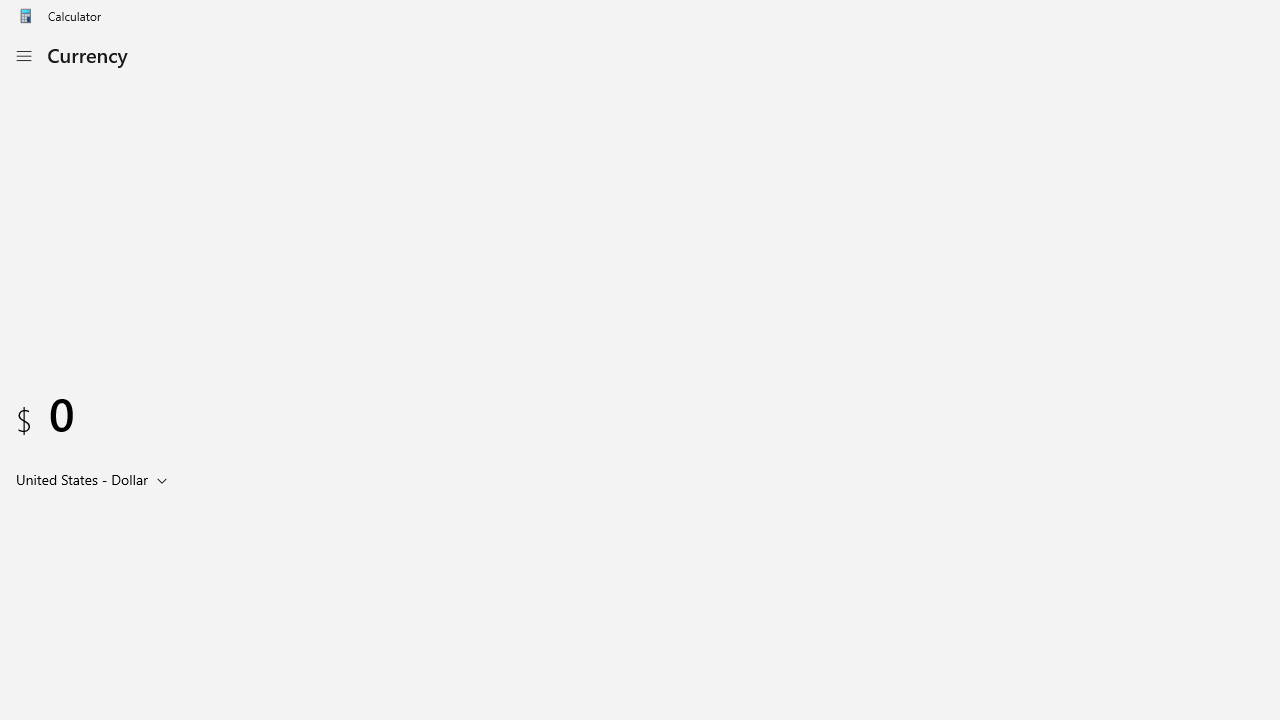 Image resolution: width=1280 pixels, height=720 pixels. Describe the element at coordinates (80, 479) in the screenshot. I see `'United States Dollar'` at that location.